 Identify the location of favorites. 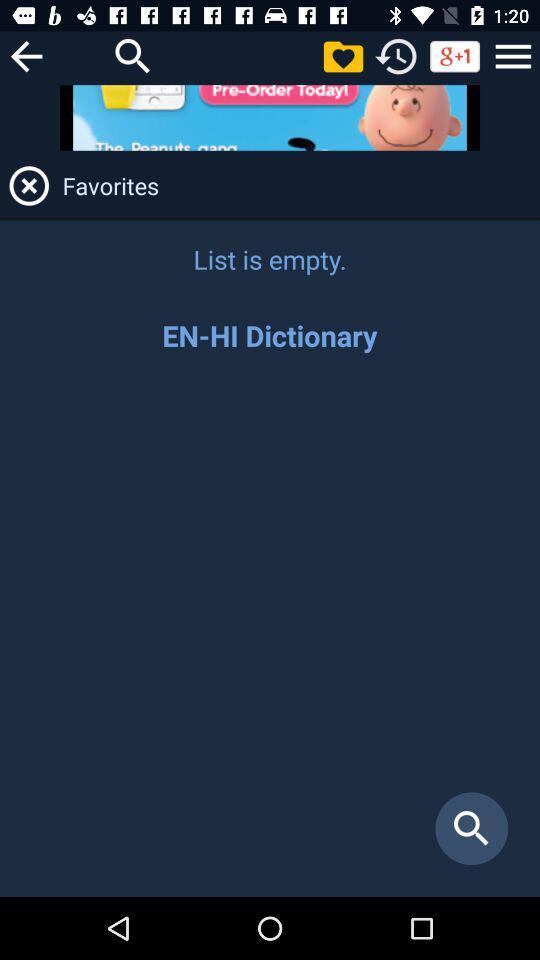
(342, 55).